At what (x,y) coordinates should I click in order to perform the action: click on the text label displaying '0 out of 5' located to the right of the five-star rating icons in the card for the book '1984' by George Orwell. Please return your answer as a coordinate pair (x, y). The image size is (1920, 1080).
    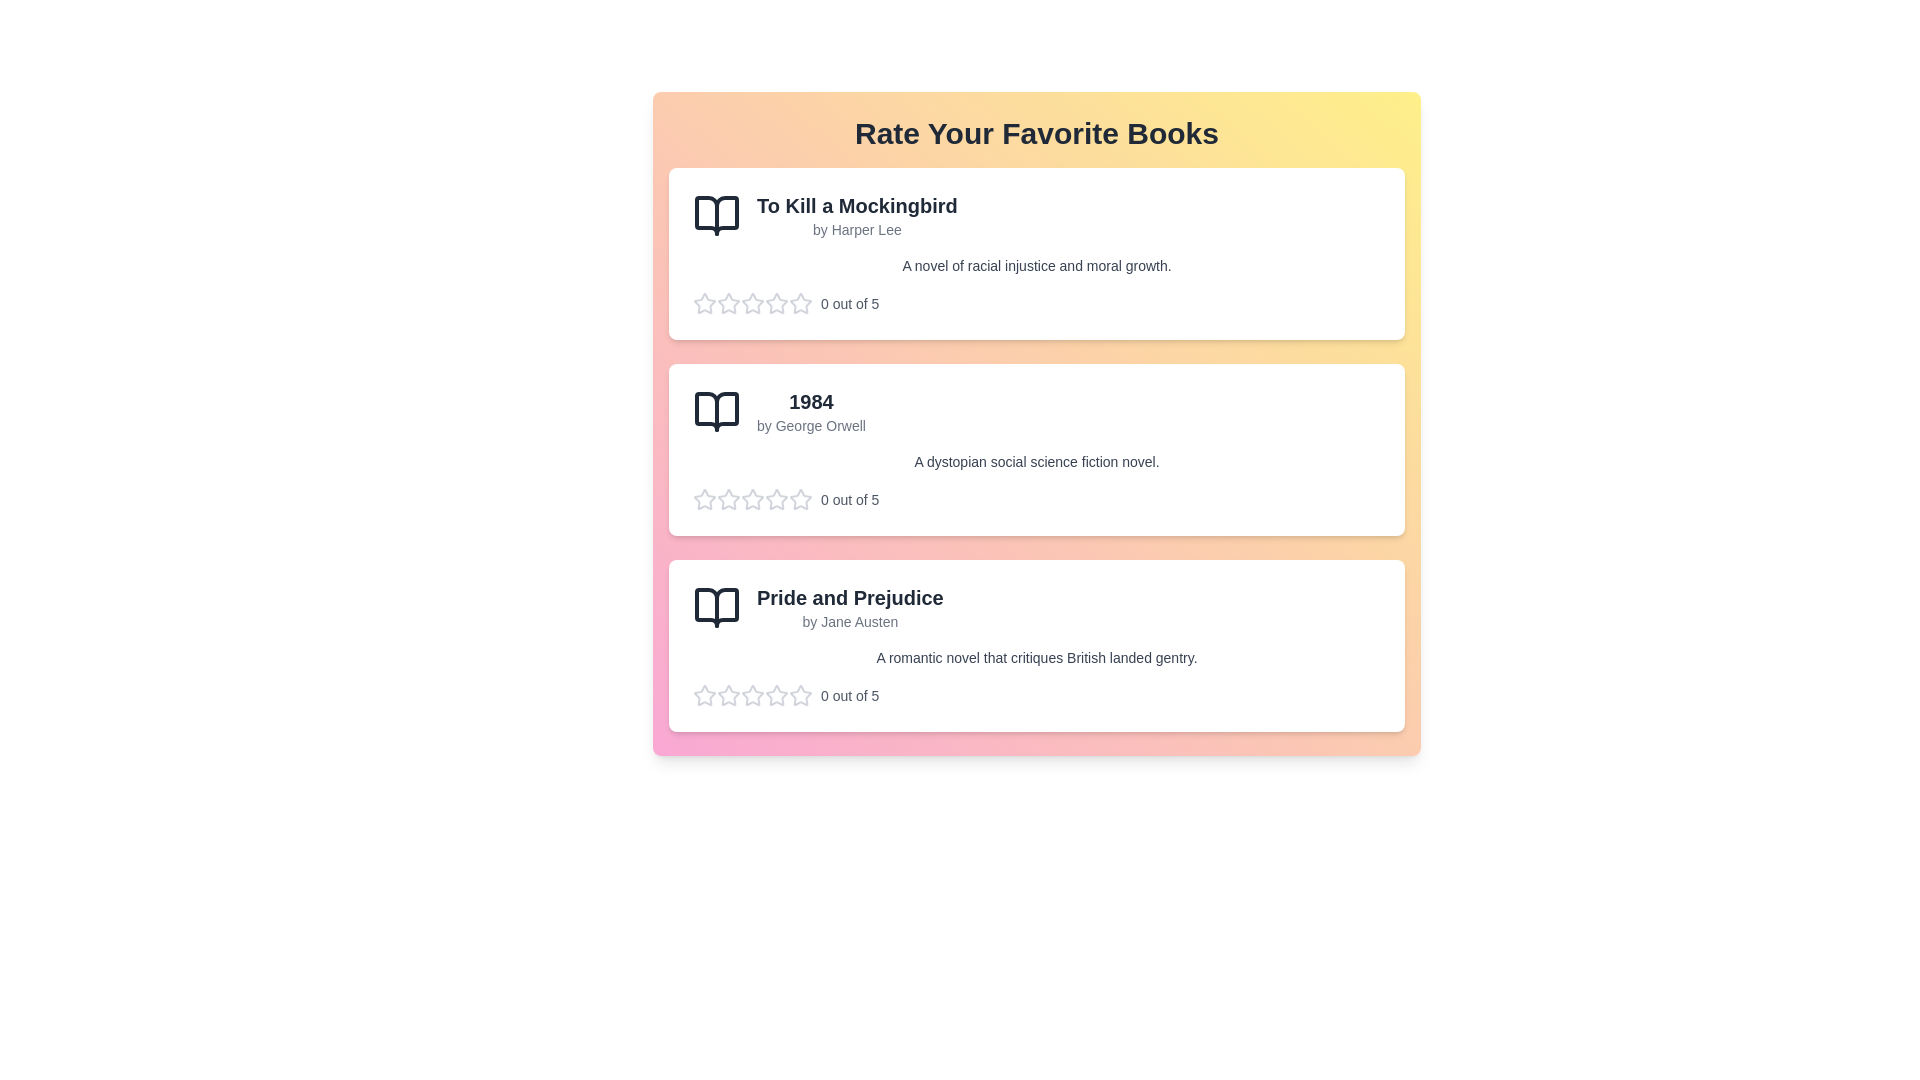
    Looking at the image, I should click on (850, 499).